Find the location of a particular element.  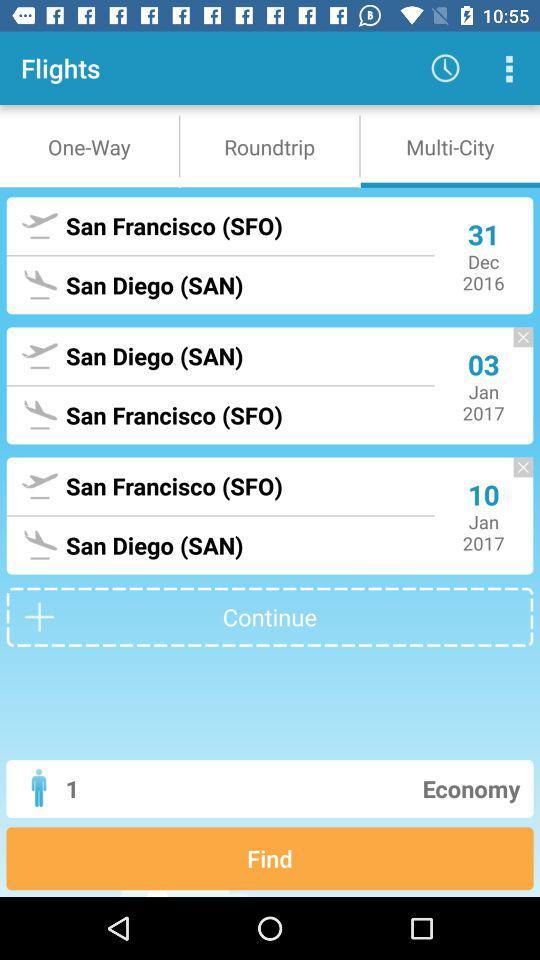

the close icon is located at coordinates (513, 477).